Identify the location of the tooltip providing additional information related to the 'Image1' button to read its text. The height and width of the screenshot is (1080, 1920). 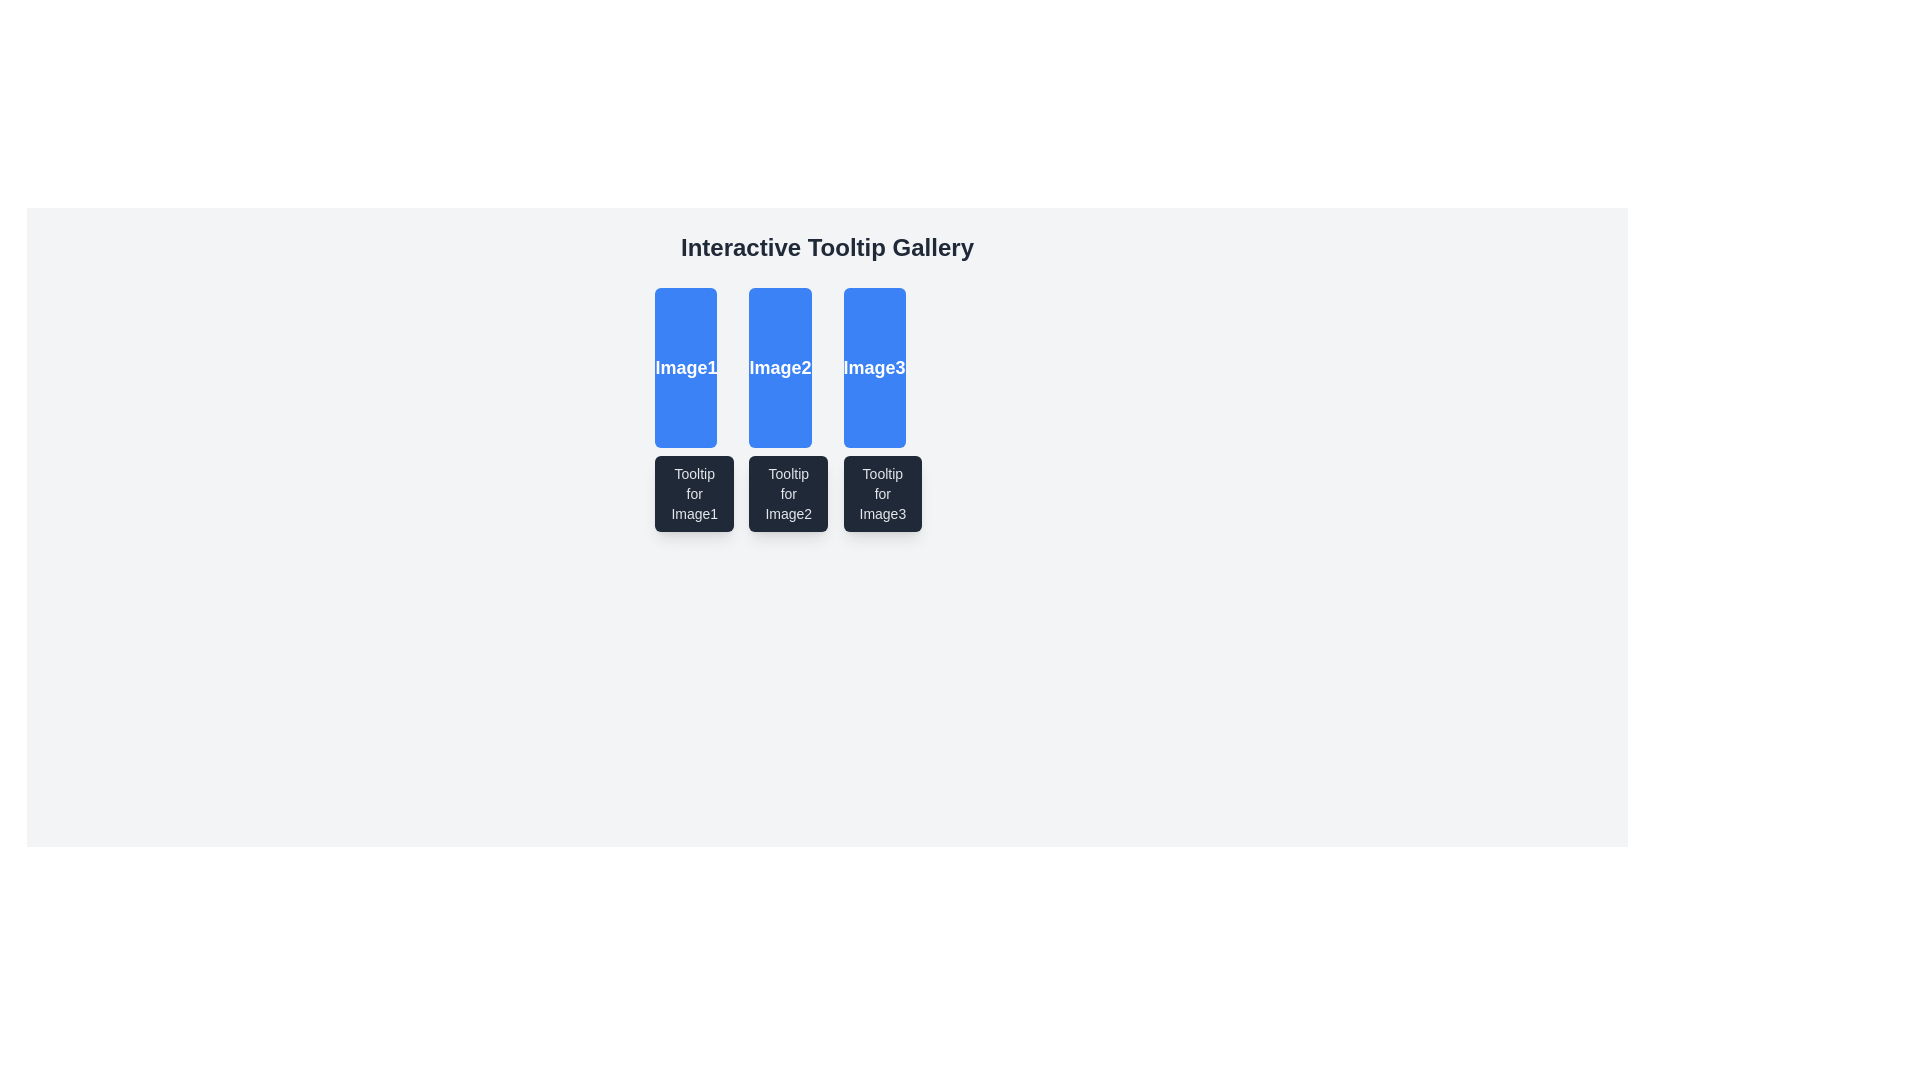
(694, 493).